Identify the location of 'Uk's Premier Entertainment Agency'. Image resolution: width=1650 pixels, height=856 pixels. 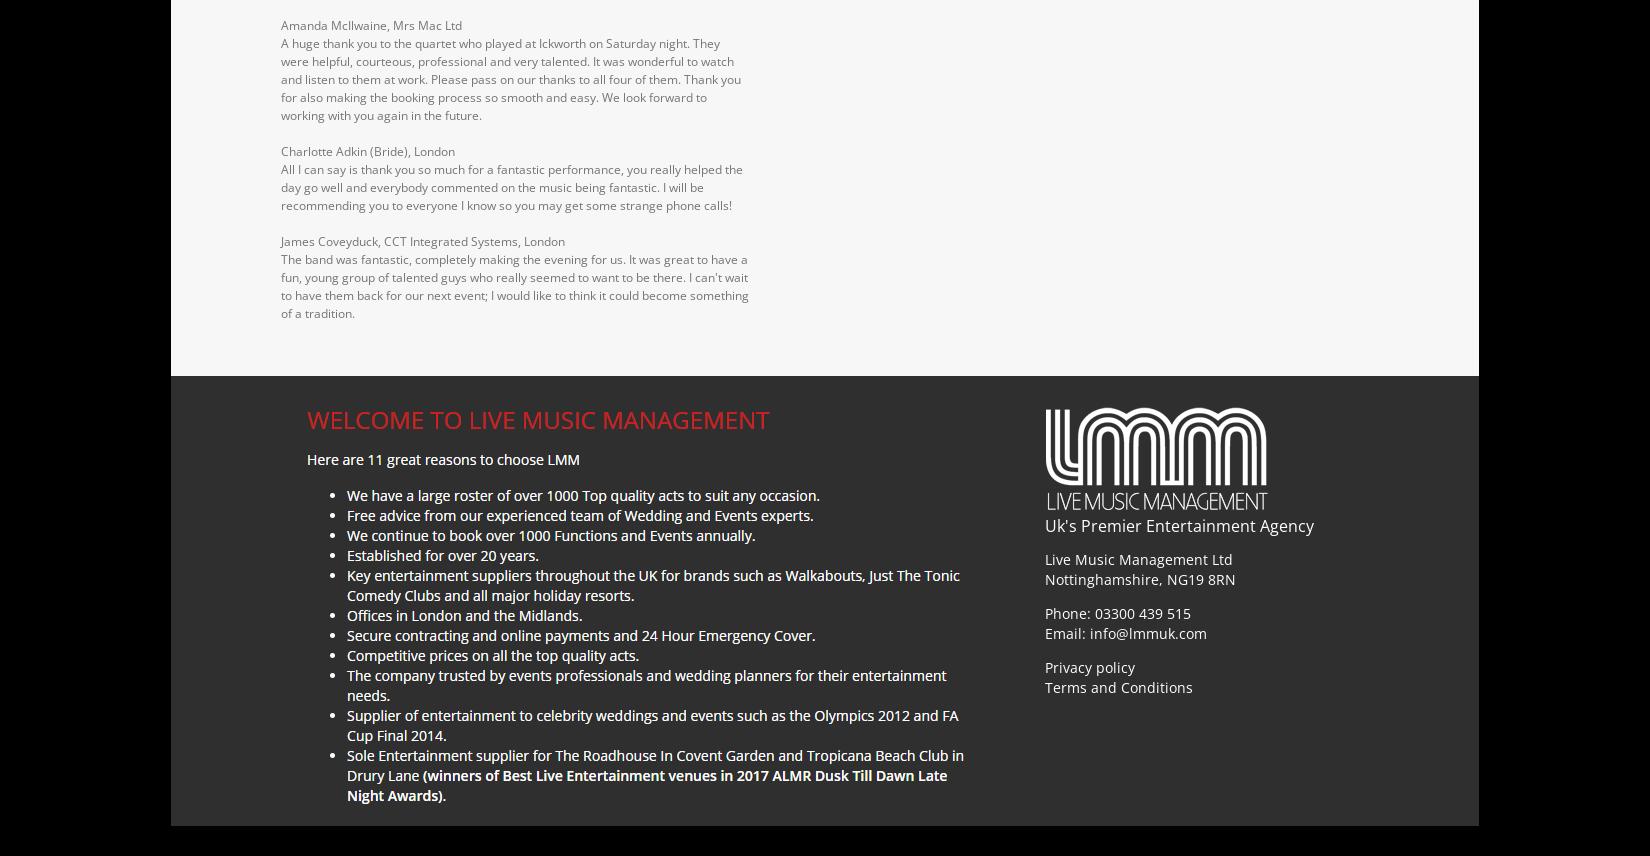
(1179, 524).